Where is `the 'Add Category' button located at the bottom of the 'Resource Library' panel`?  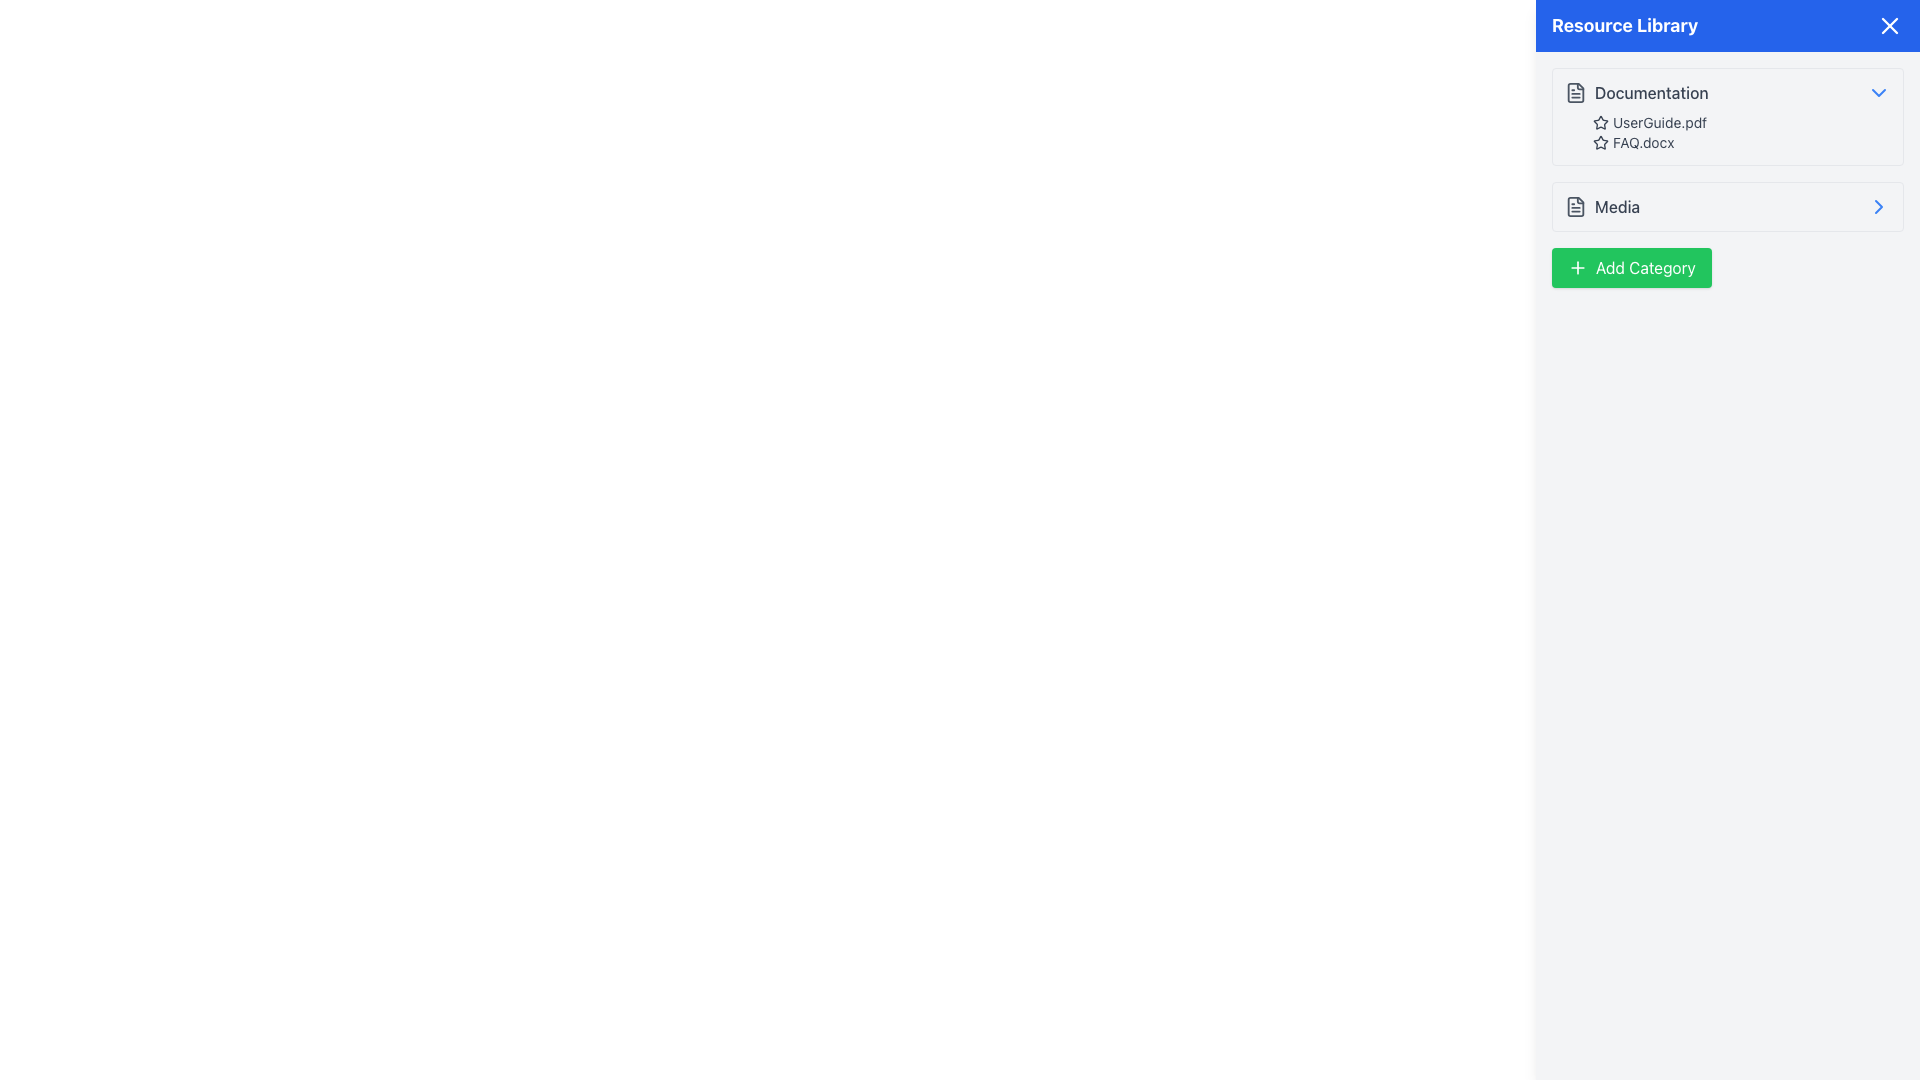
the 'Add Category' button located at the bottom of the 'Resource Library' panel is located at coordinates (1632, 266).